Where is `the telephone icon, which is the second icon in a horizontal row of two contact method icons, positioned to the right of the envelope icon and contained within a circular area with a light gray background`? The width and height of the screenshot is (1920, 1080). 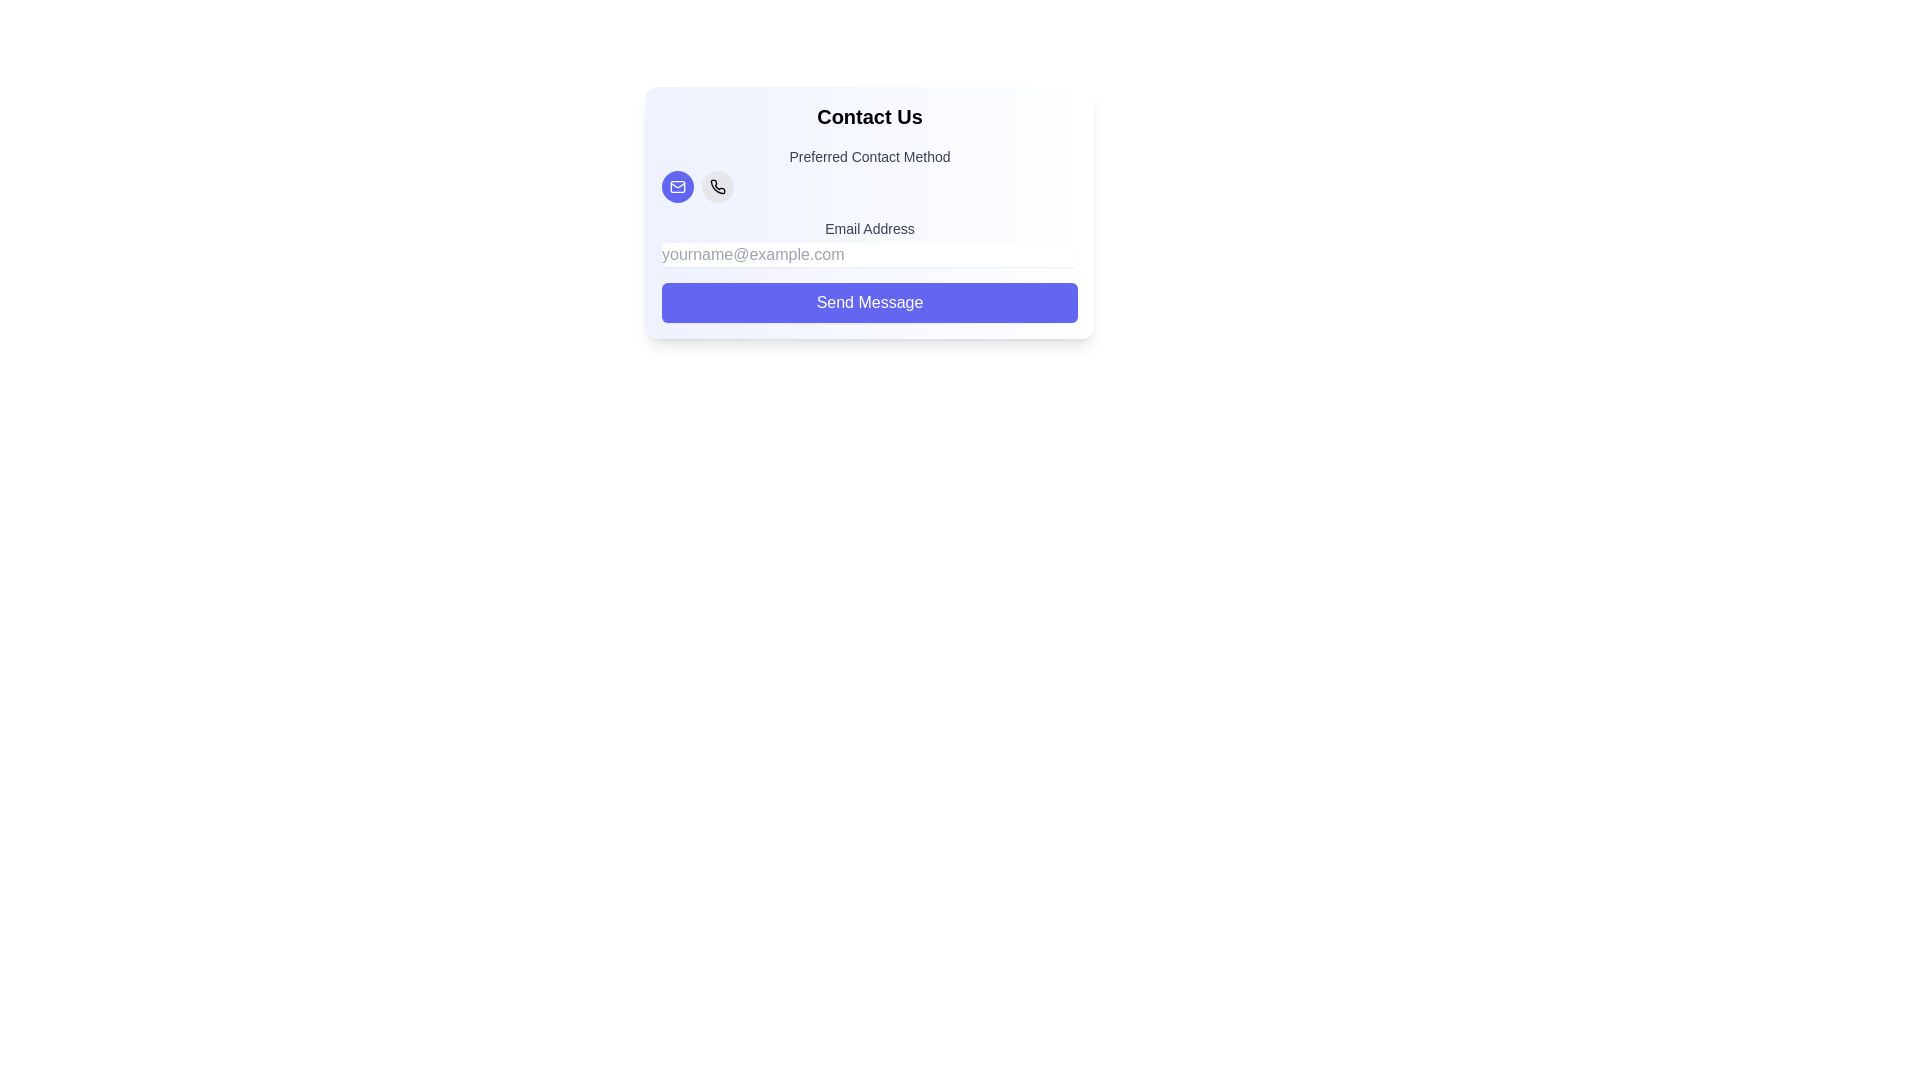
the telephone icon, which is the second icon in a horizontal row of two contact method icons, positioned to the right of the envelope icon and contained within a circular area with a light gray background is located at coordinates (718, 186).